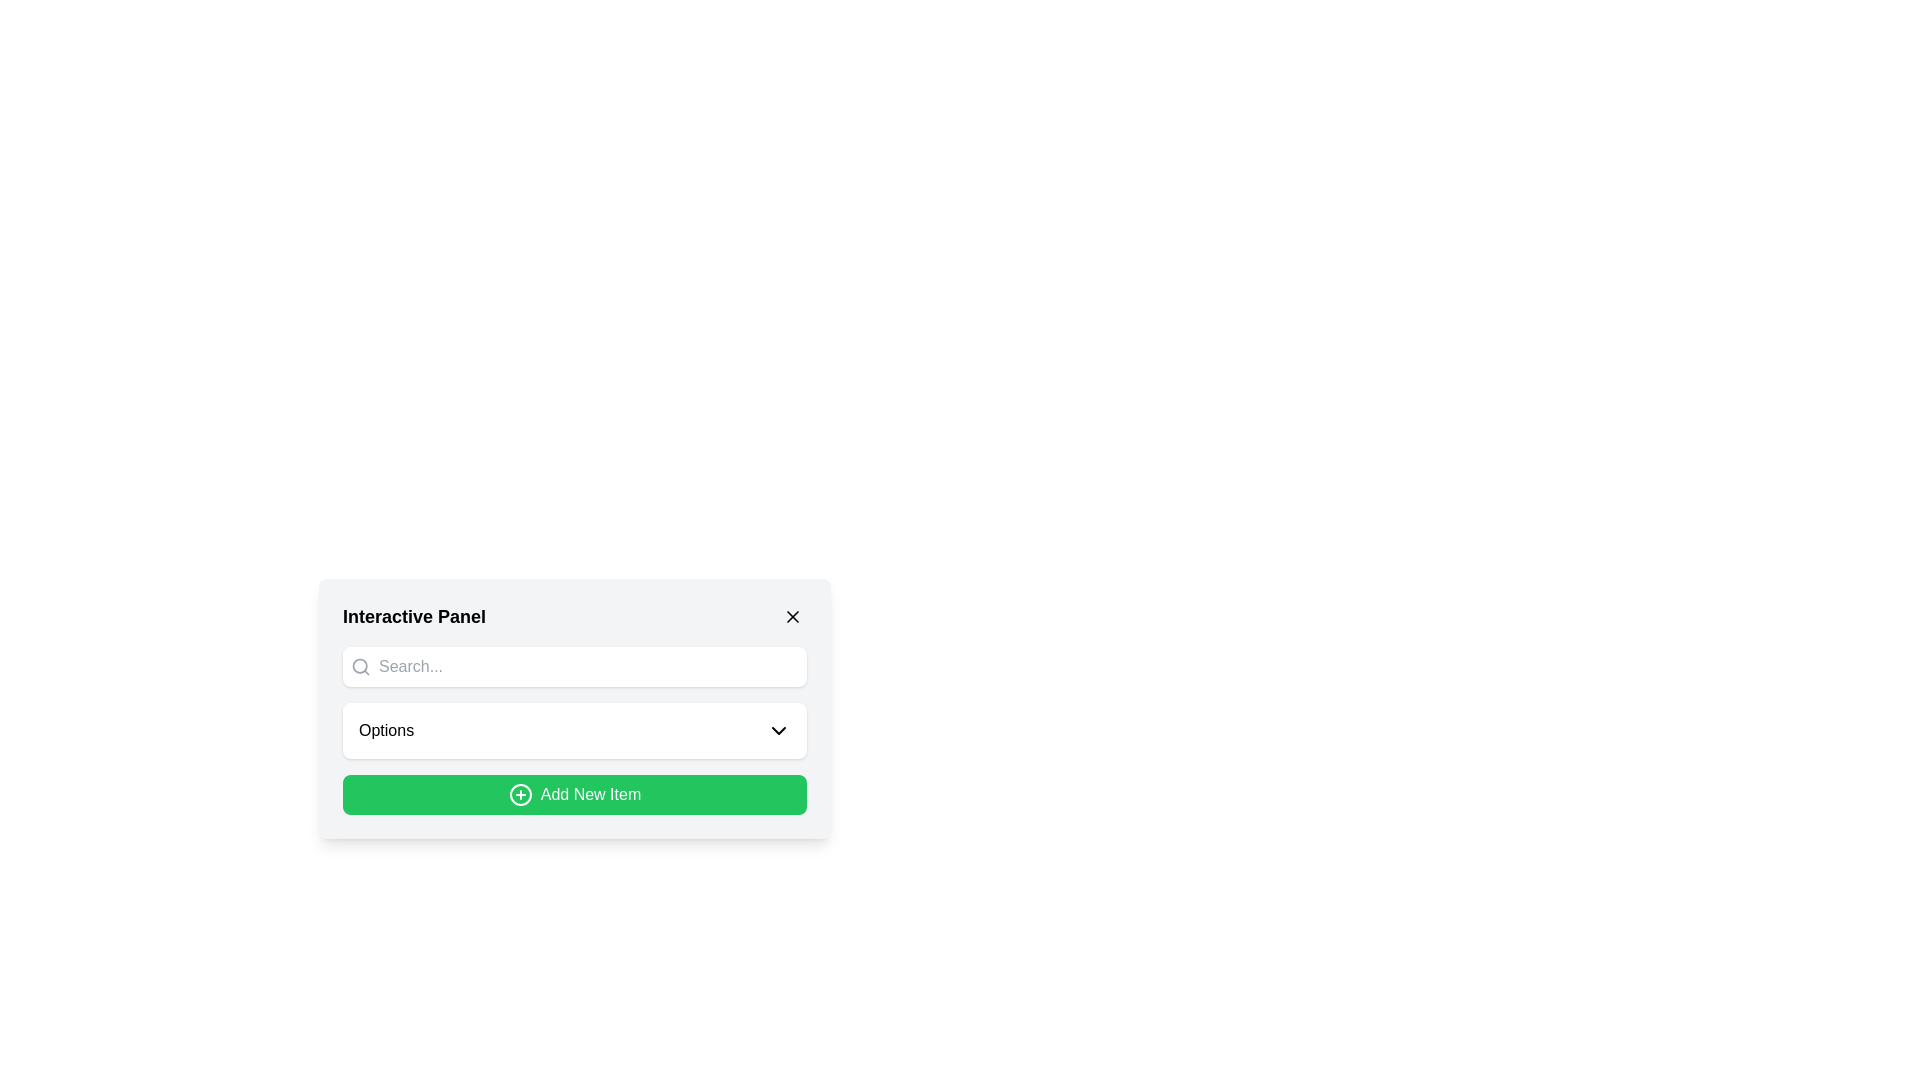 This screenshot has height=1080, width=1920. I want to click on the dropdown menu trigger located in the Interactive Panel, so click(574, 731).